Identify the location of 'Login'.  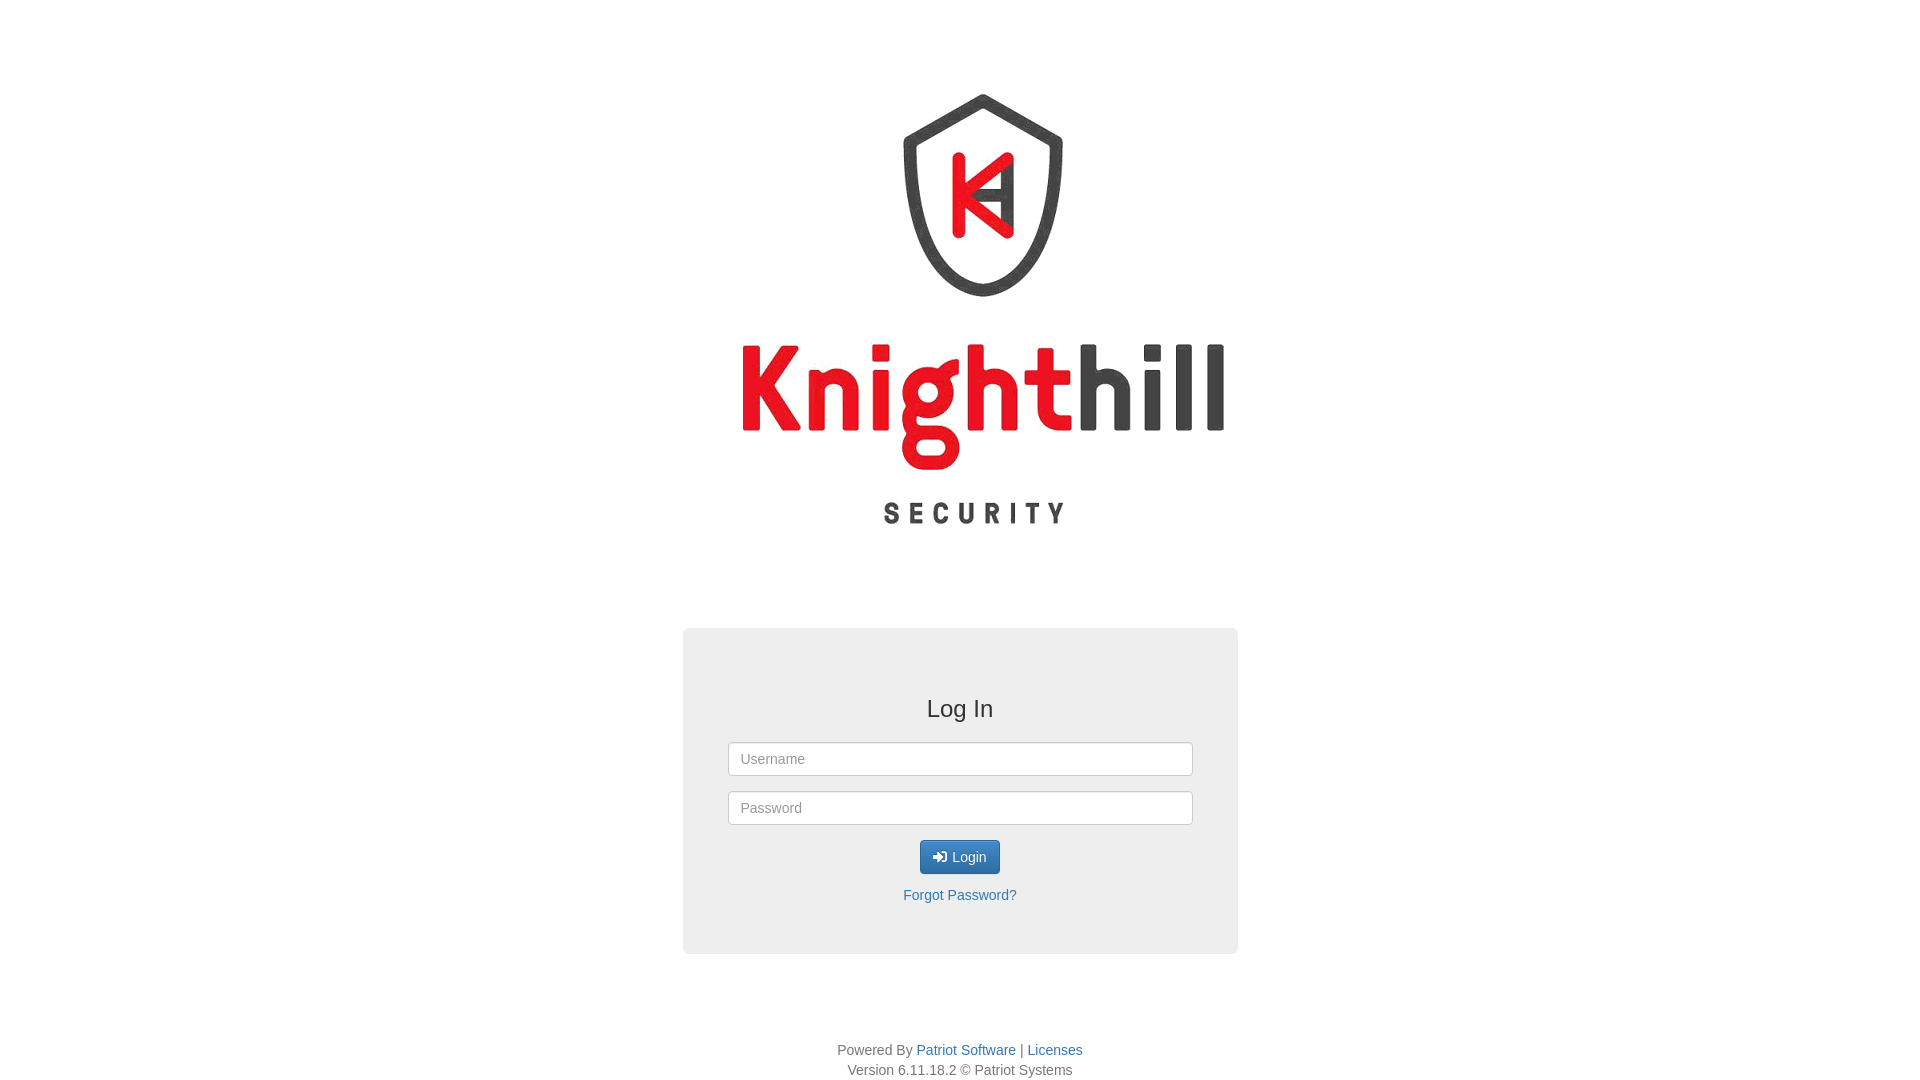
(958, 855).